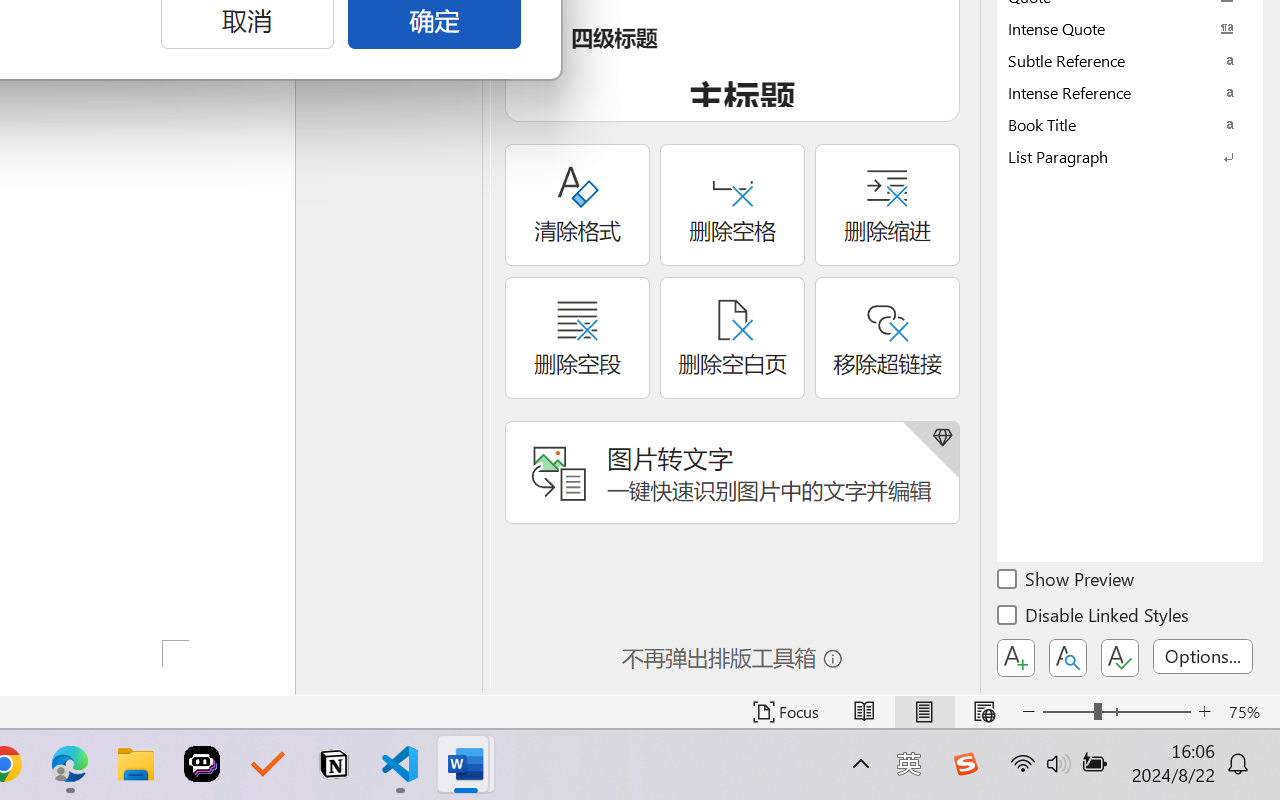 The image size is (1280, 800). What do you see at coordinates (1130, 92) in the screenshot?
I see `'Intense Reference'` at bounding box center [1130, 92].